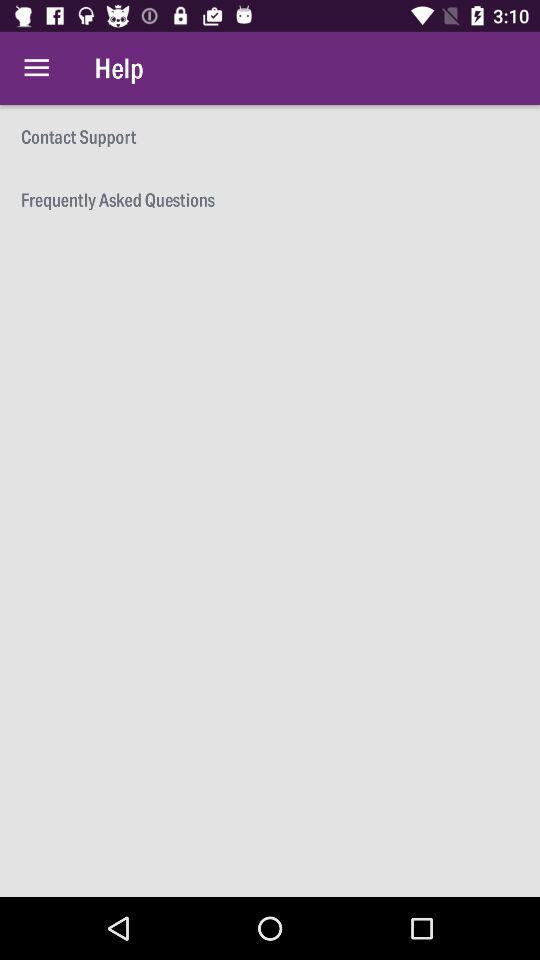  What do you see at coordinates (270, 199) in the screenshot?
I see `the frequently asked questions icon` at bounding box center [270, 199].